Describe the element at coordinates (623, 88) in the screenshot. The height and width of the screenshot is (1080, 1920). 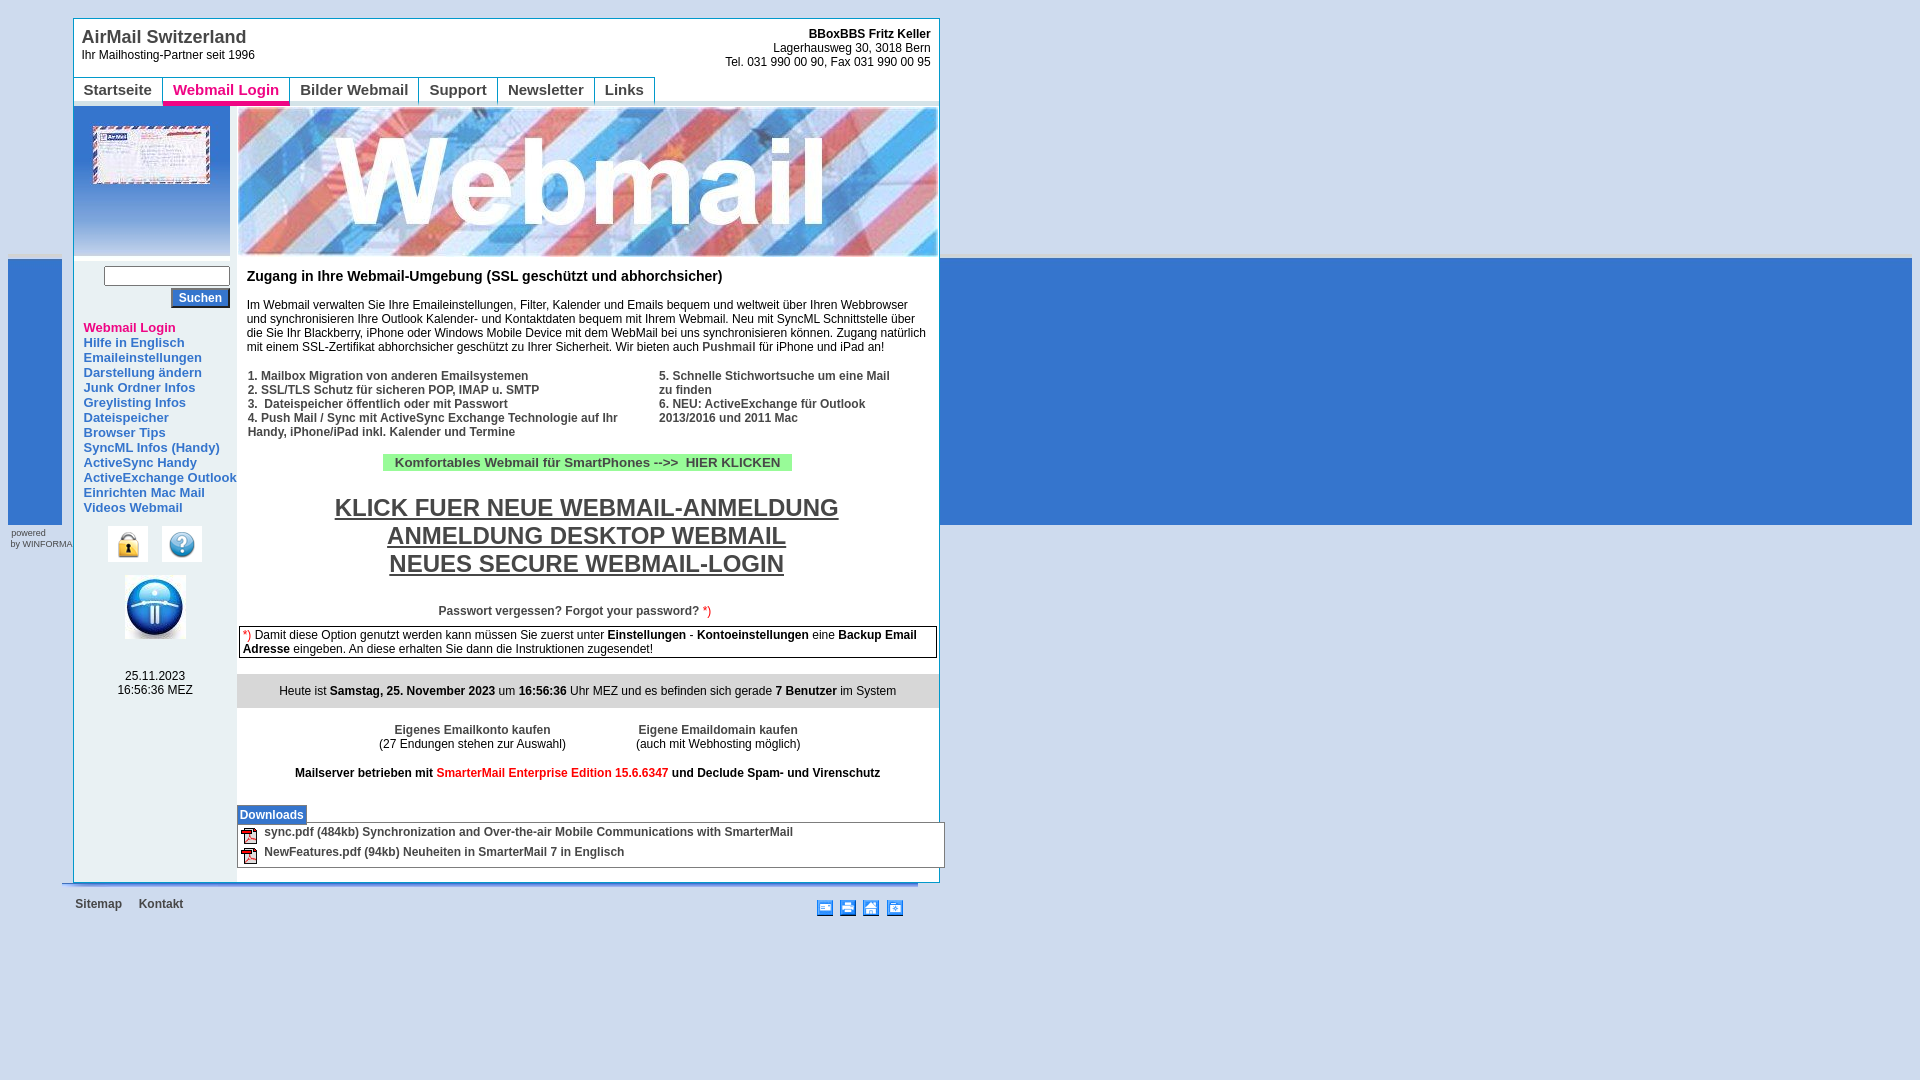
I see `'Links'` at that location.